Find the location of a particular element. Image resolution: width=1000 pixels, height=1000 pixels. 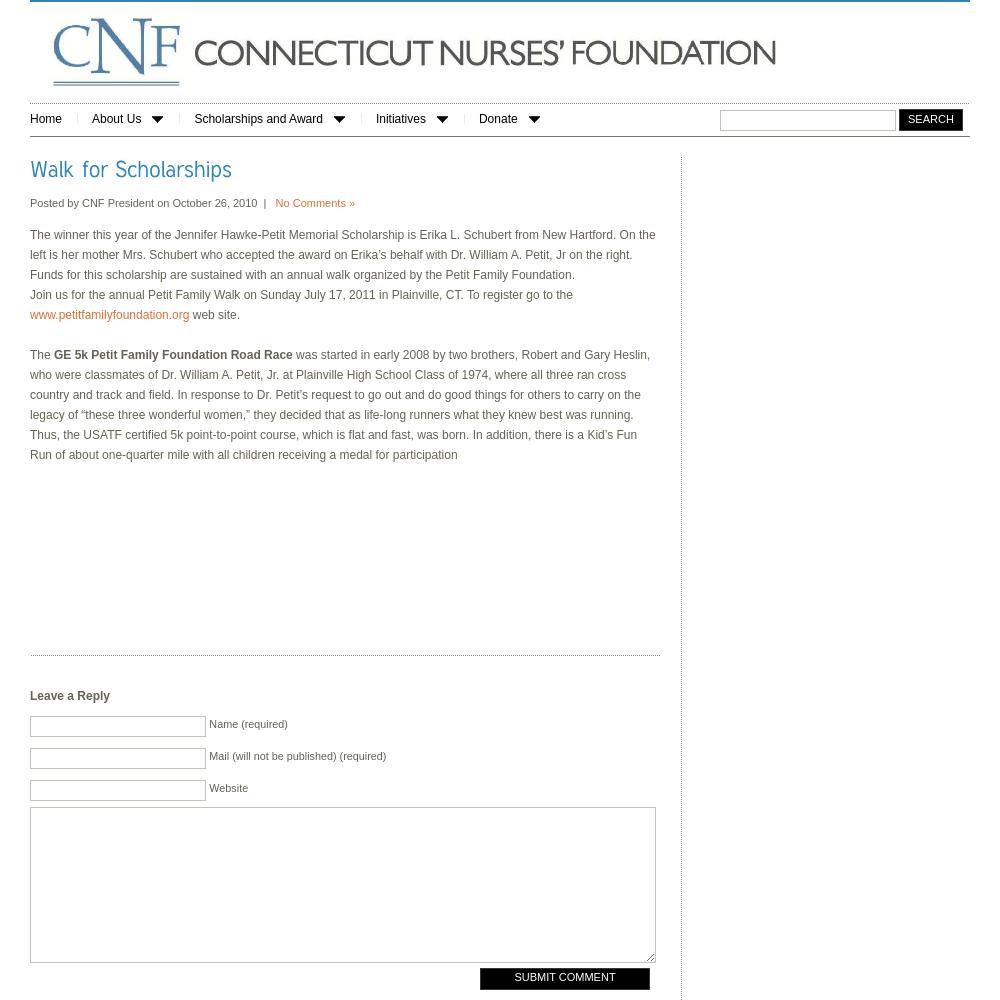

'web site.' is located at coordinates (213, 314).